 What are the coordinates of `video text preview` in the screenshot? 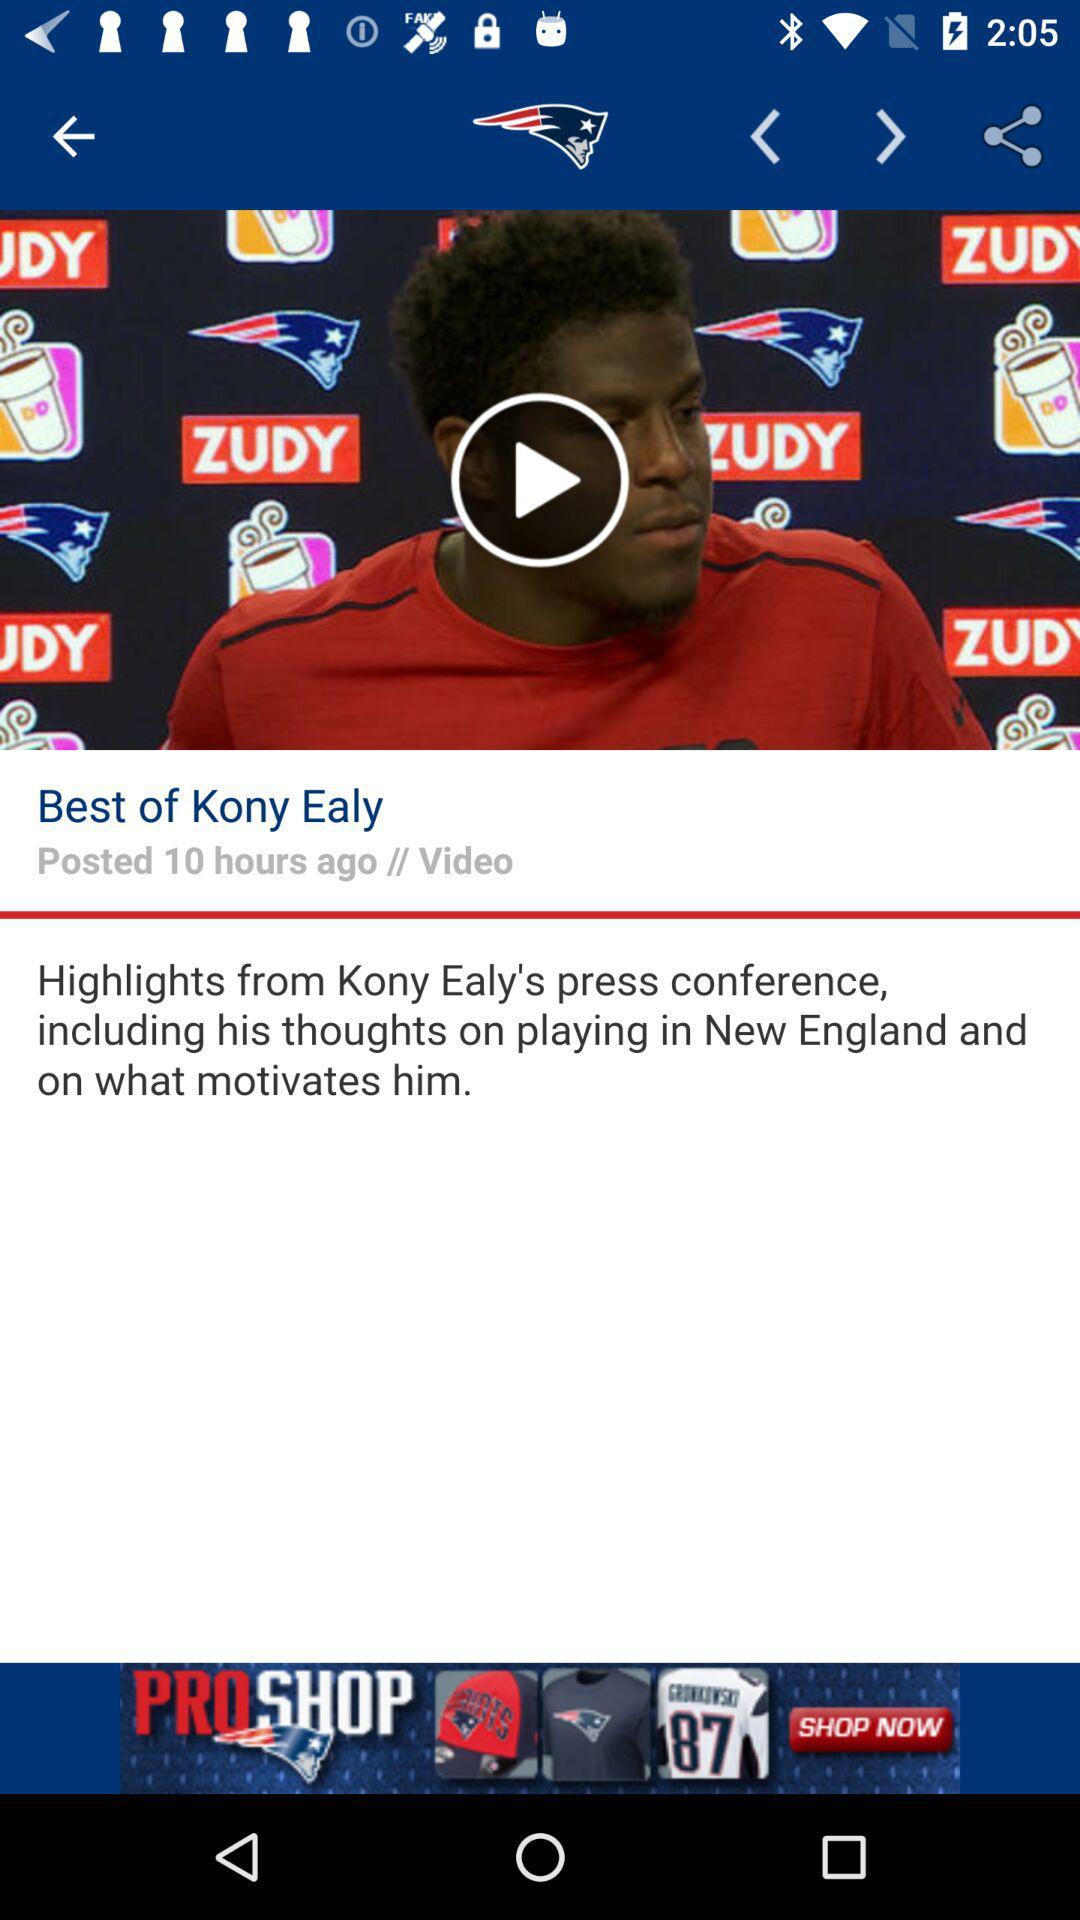 It's located at (540, 1030).